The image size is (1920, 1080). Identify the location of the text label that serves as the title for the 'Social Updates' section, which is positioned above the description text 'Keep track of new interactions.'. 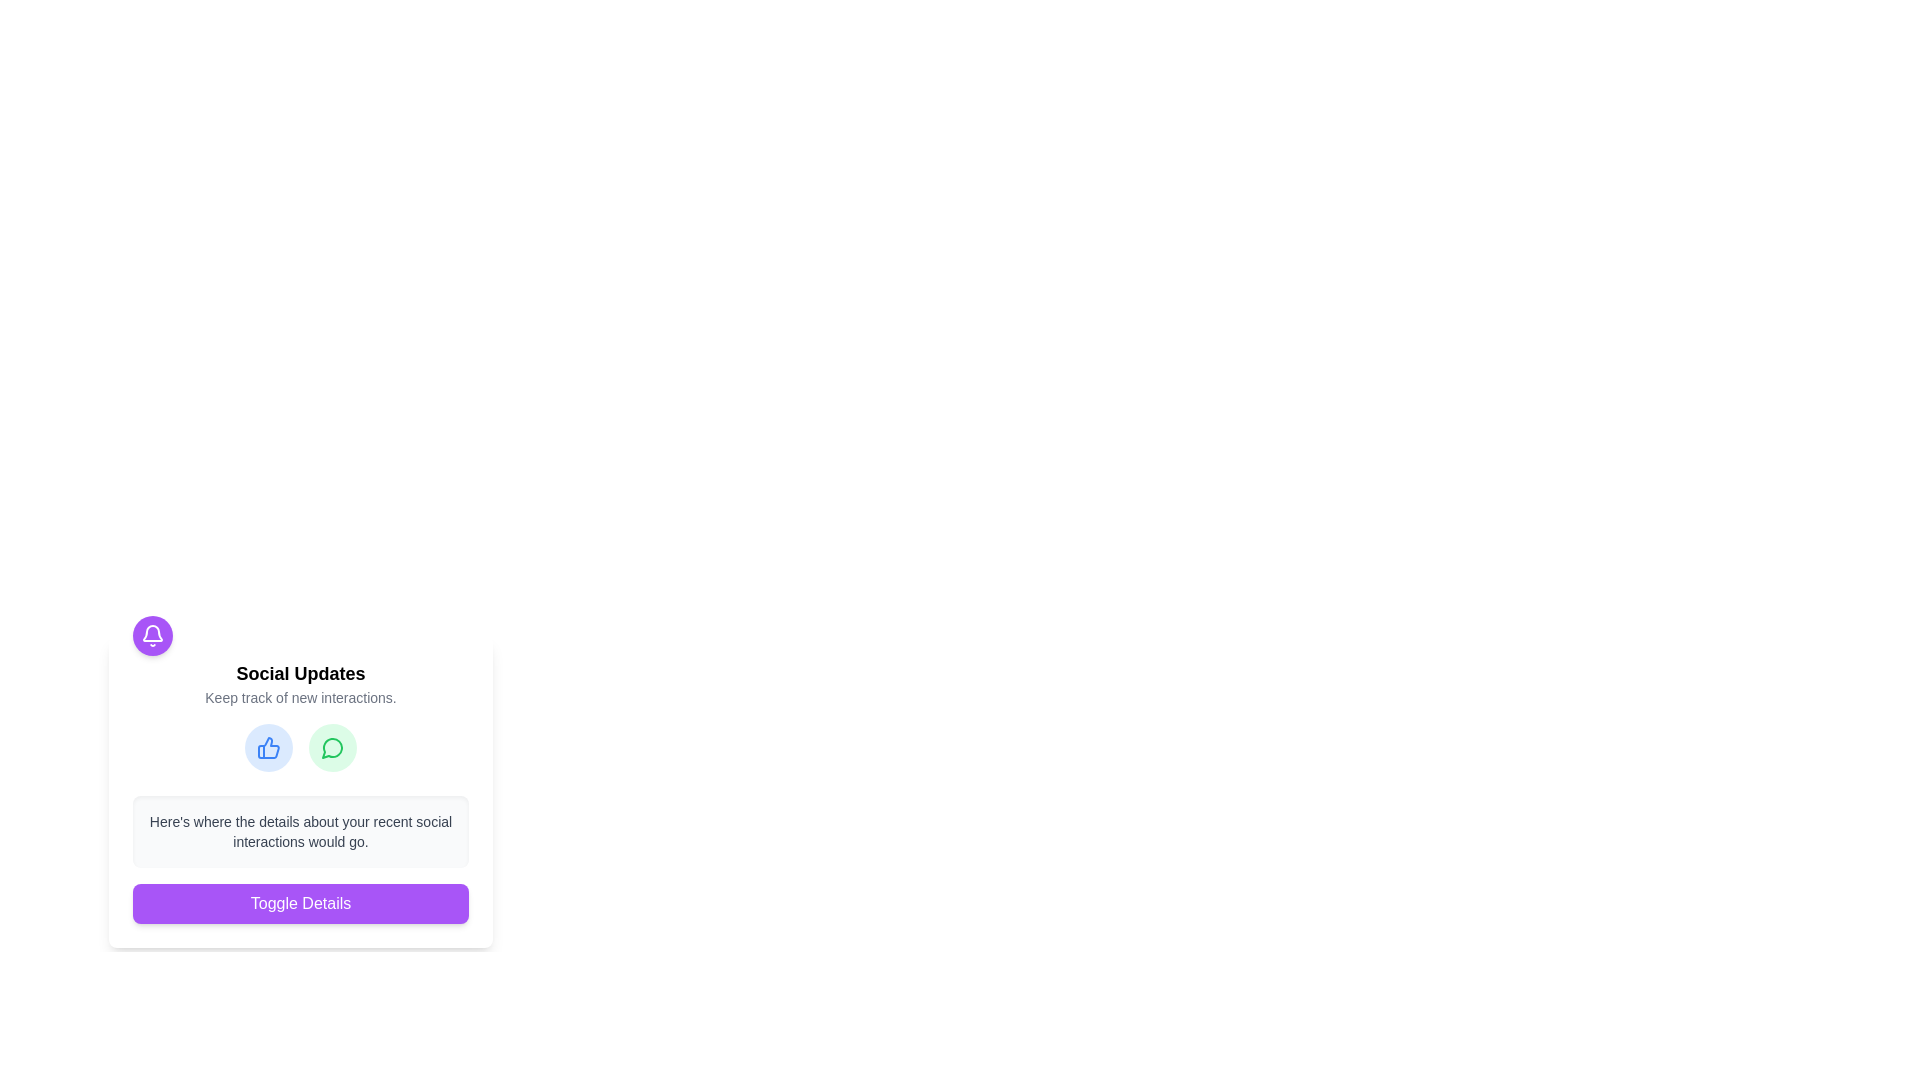
(300, 674).